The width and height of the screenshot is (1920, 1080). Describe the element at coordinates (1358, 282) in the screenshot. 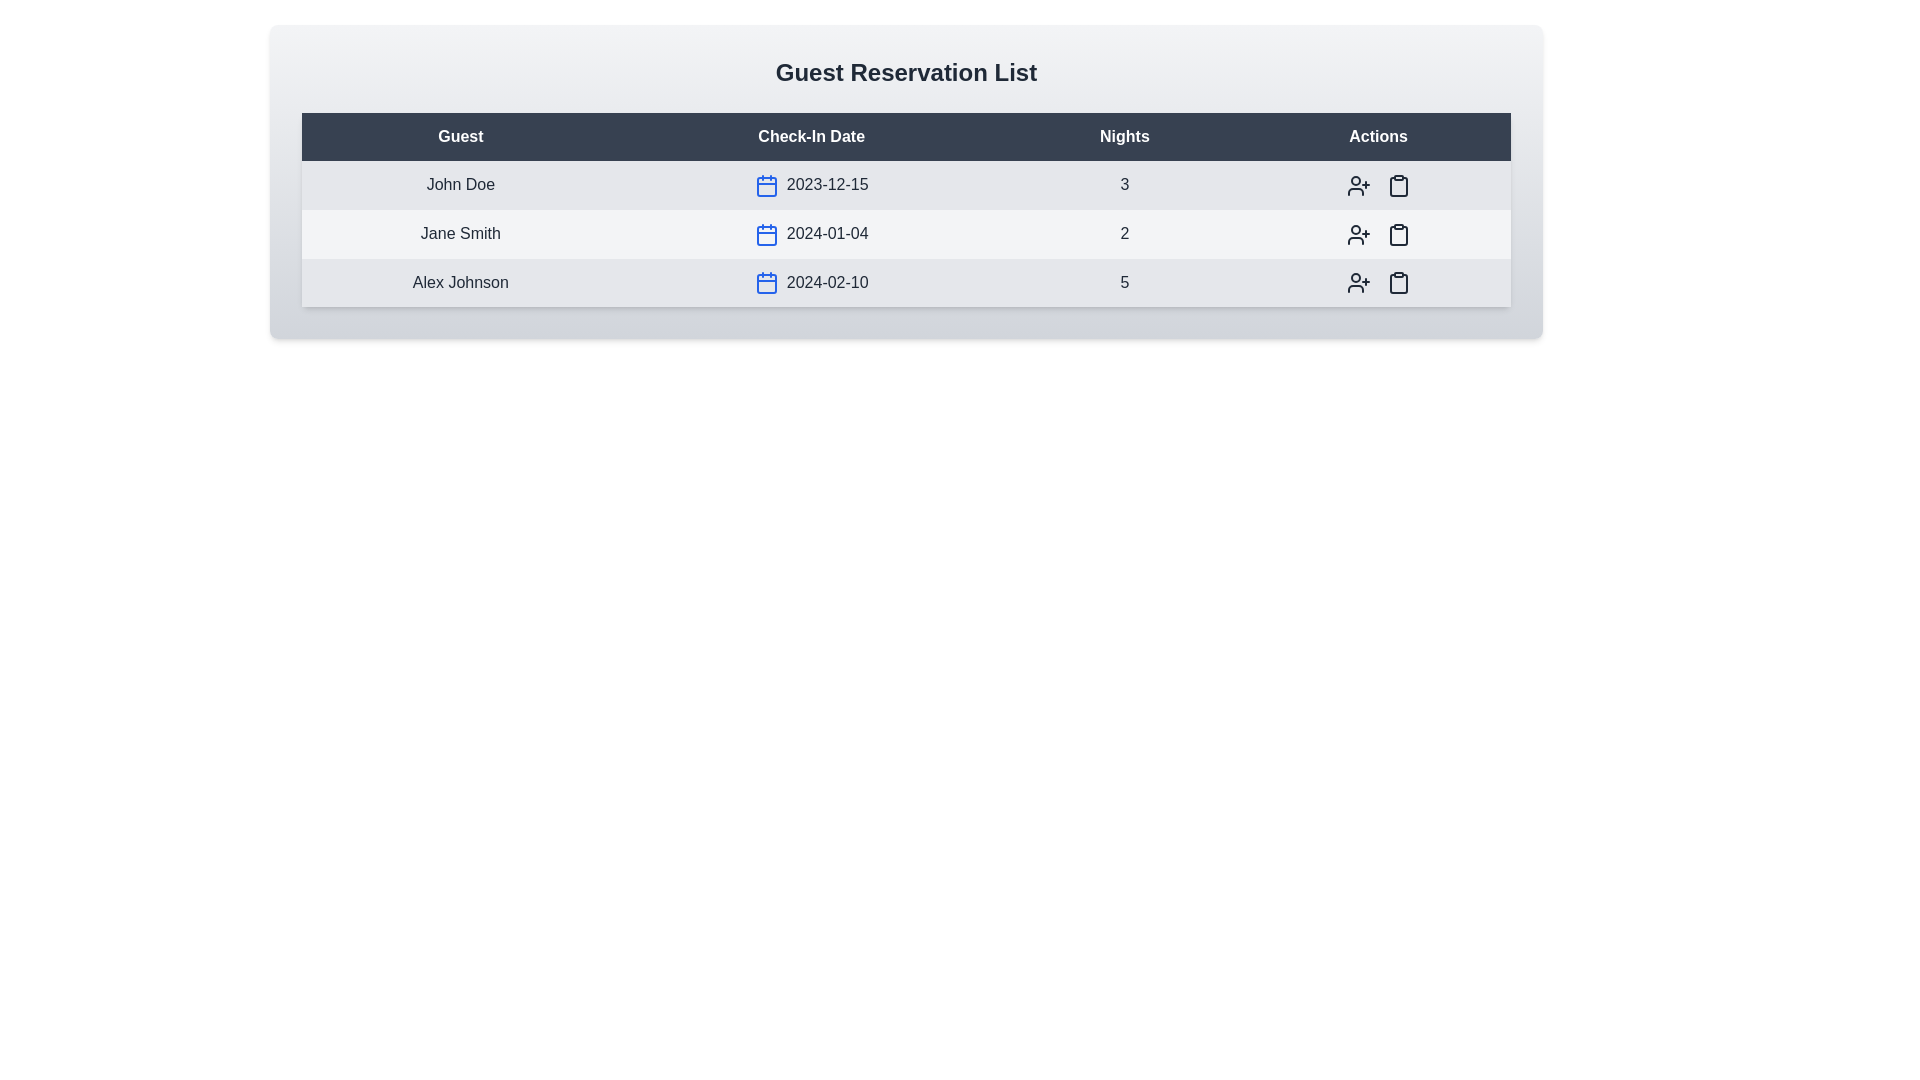

I see `the icon button in the 'Actions' column of the third row corresponding to 'Alex Johnson'` at that location.